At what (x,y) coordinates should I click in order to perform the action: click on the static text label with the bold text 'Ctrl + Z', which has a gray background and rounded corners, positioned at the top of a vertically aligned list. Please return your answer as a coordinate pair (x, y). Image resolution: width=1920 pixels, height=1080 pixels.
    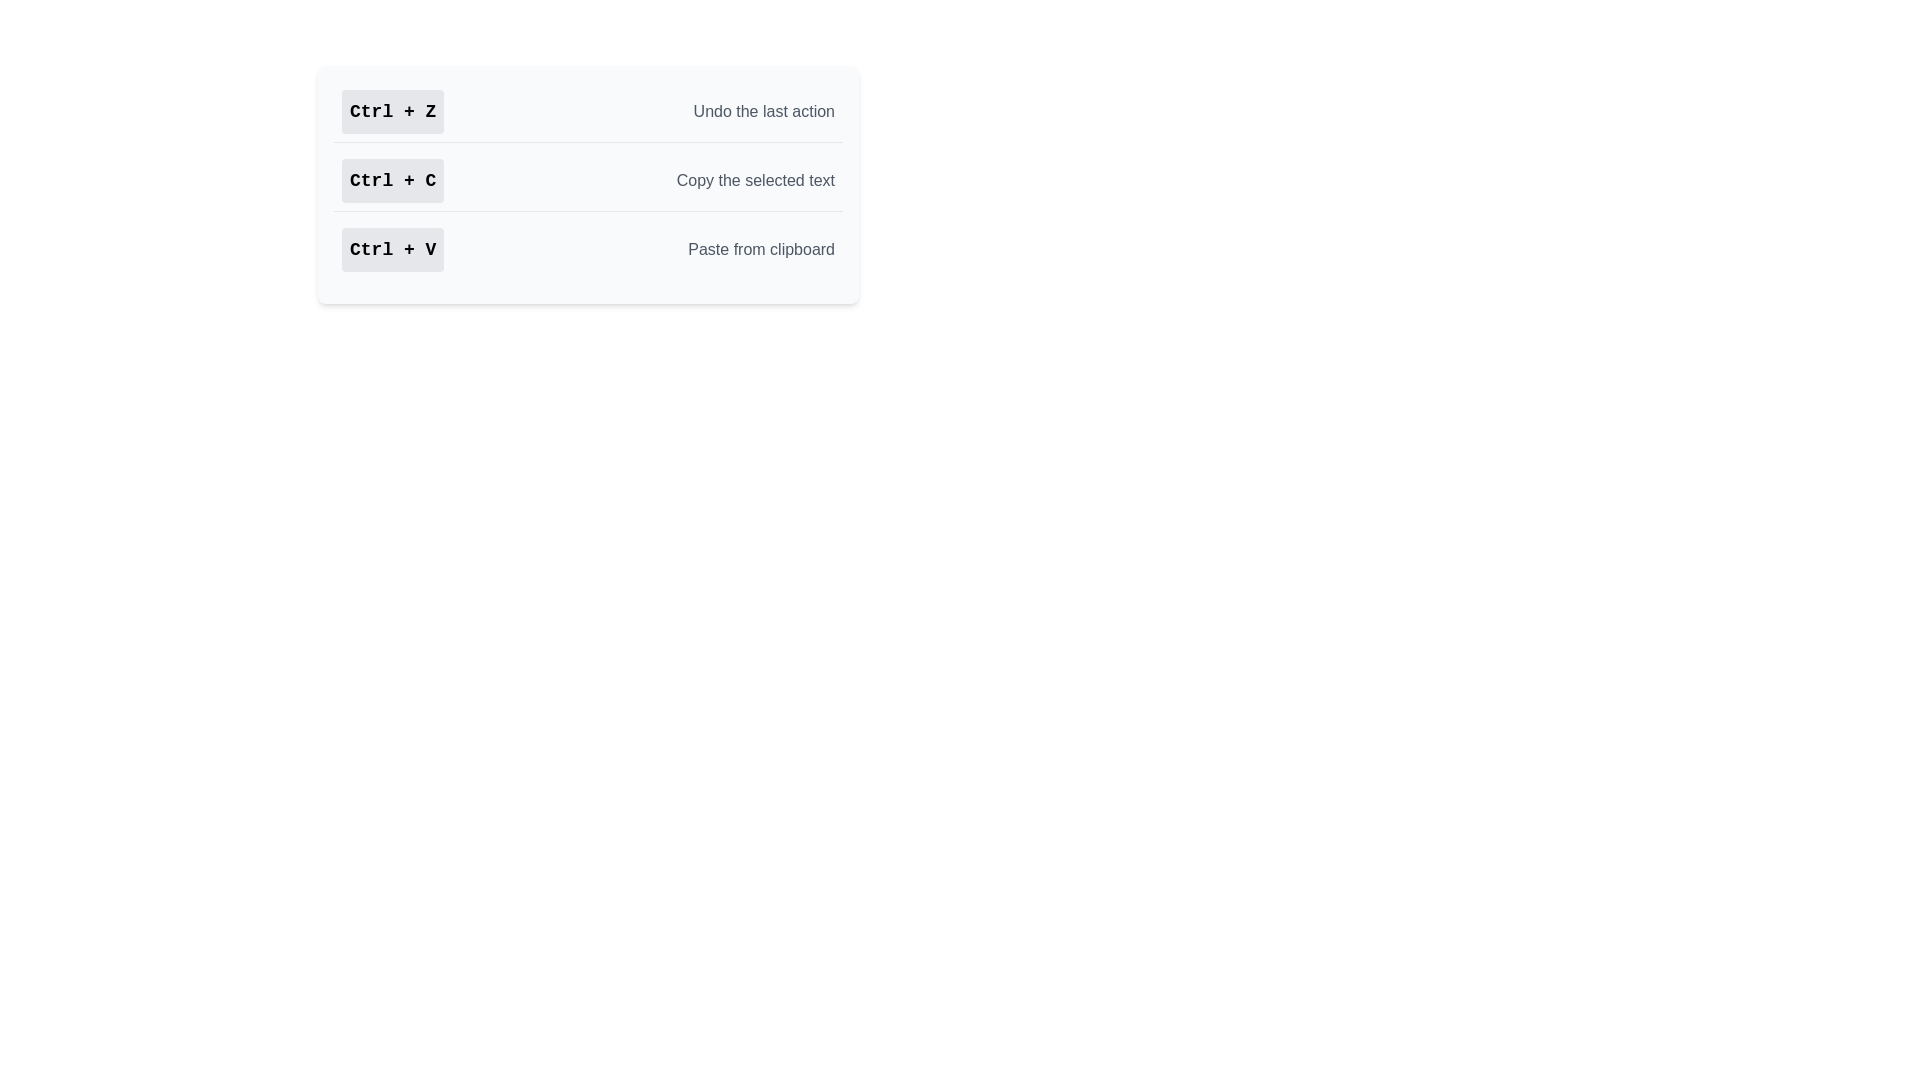
    Looking at the image, I should click on (393, 111).